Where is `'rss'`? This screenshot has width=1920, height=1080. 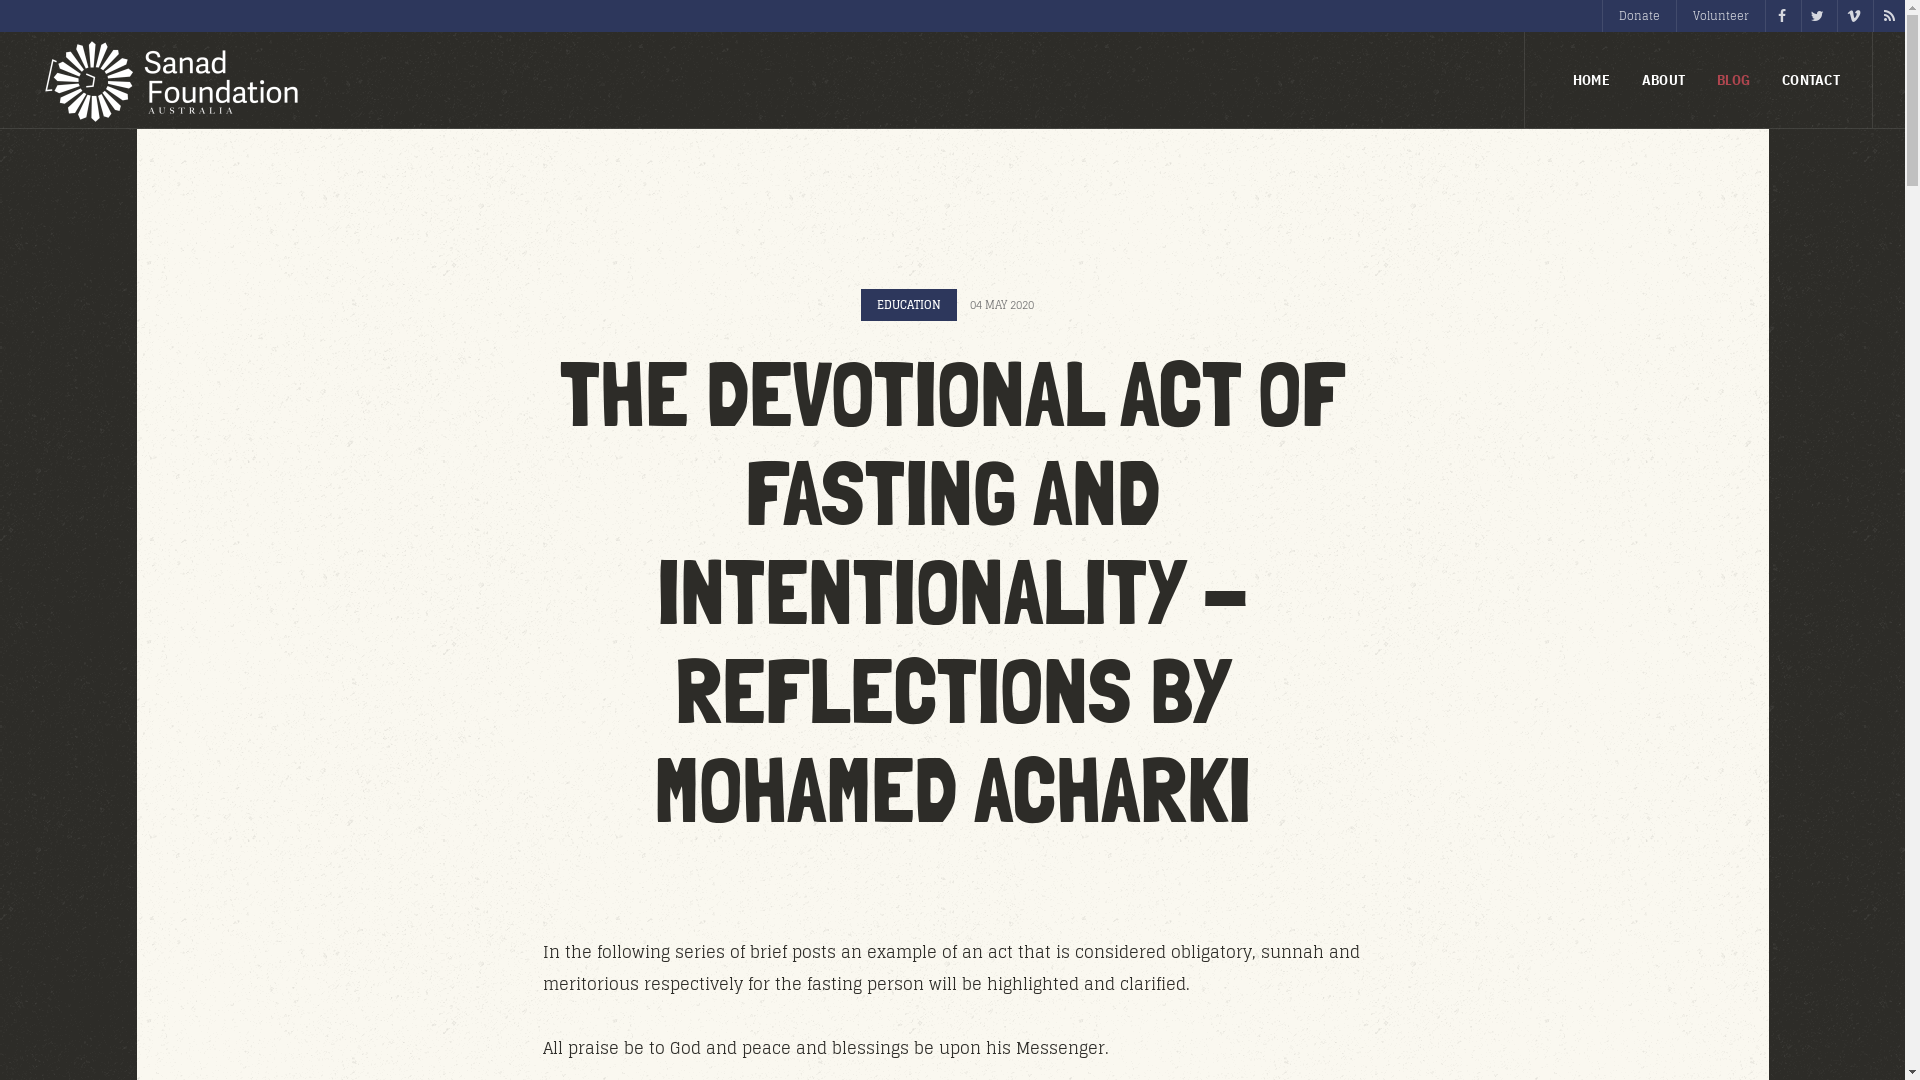 'rss' is located at coordinates (1888, 15).